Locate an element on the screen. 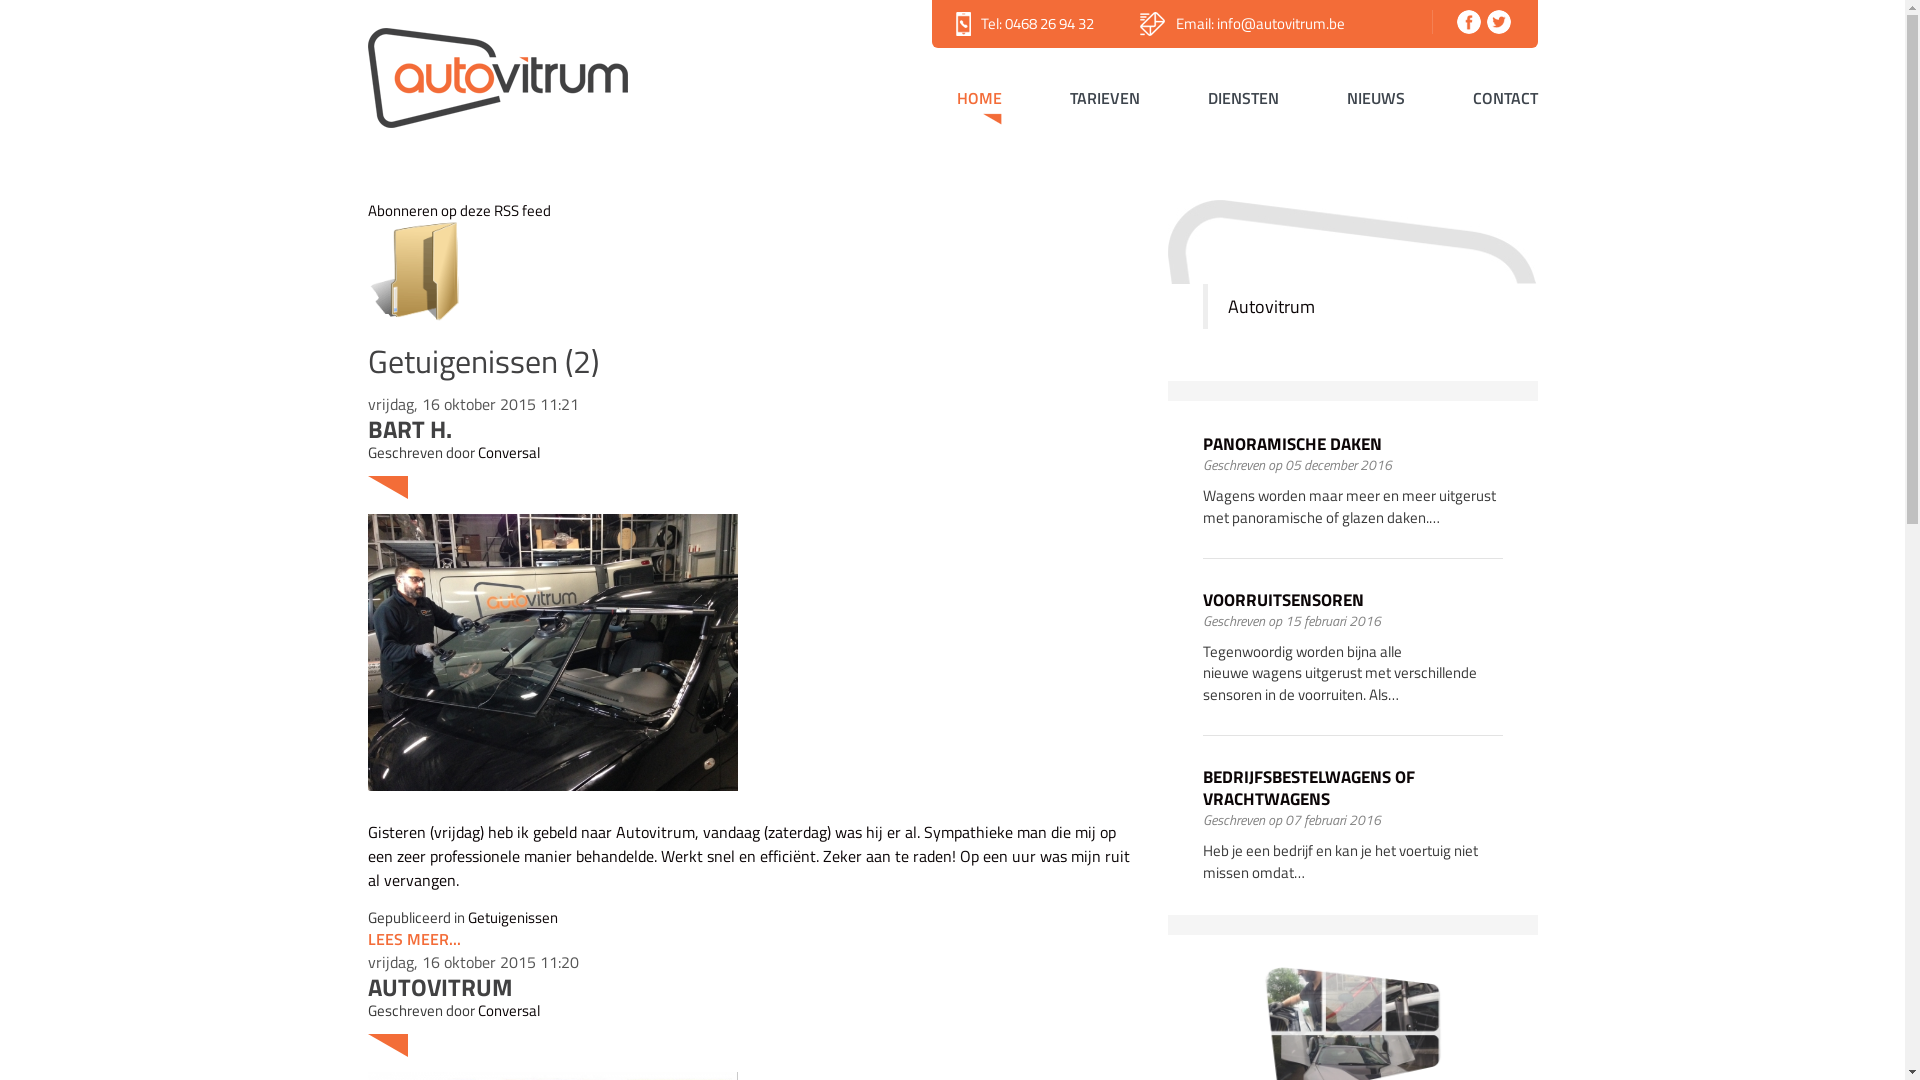 This screenshot has height=1080, width=1920. 'CONTACT' is located at coordinates (1445, 101).